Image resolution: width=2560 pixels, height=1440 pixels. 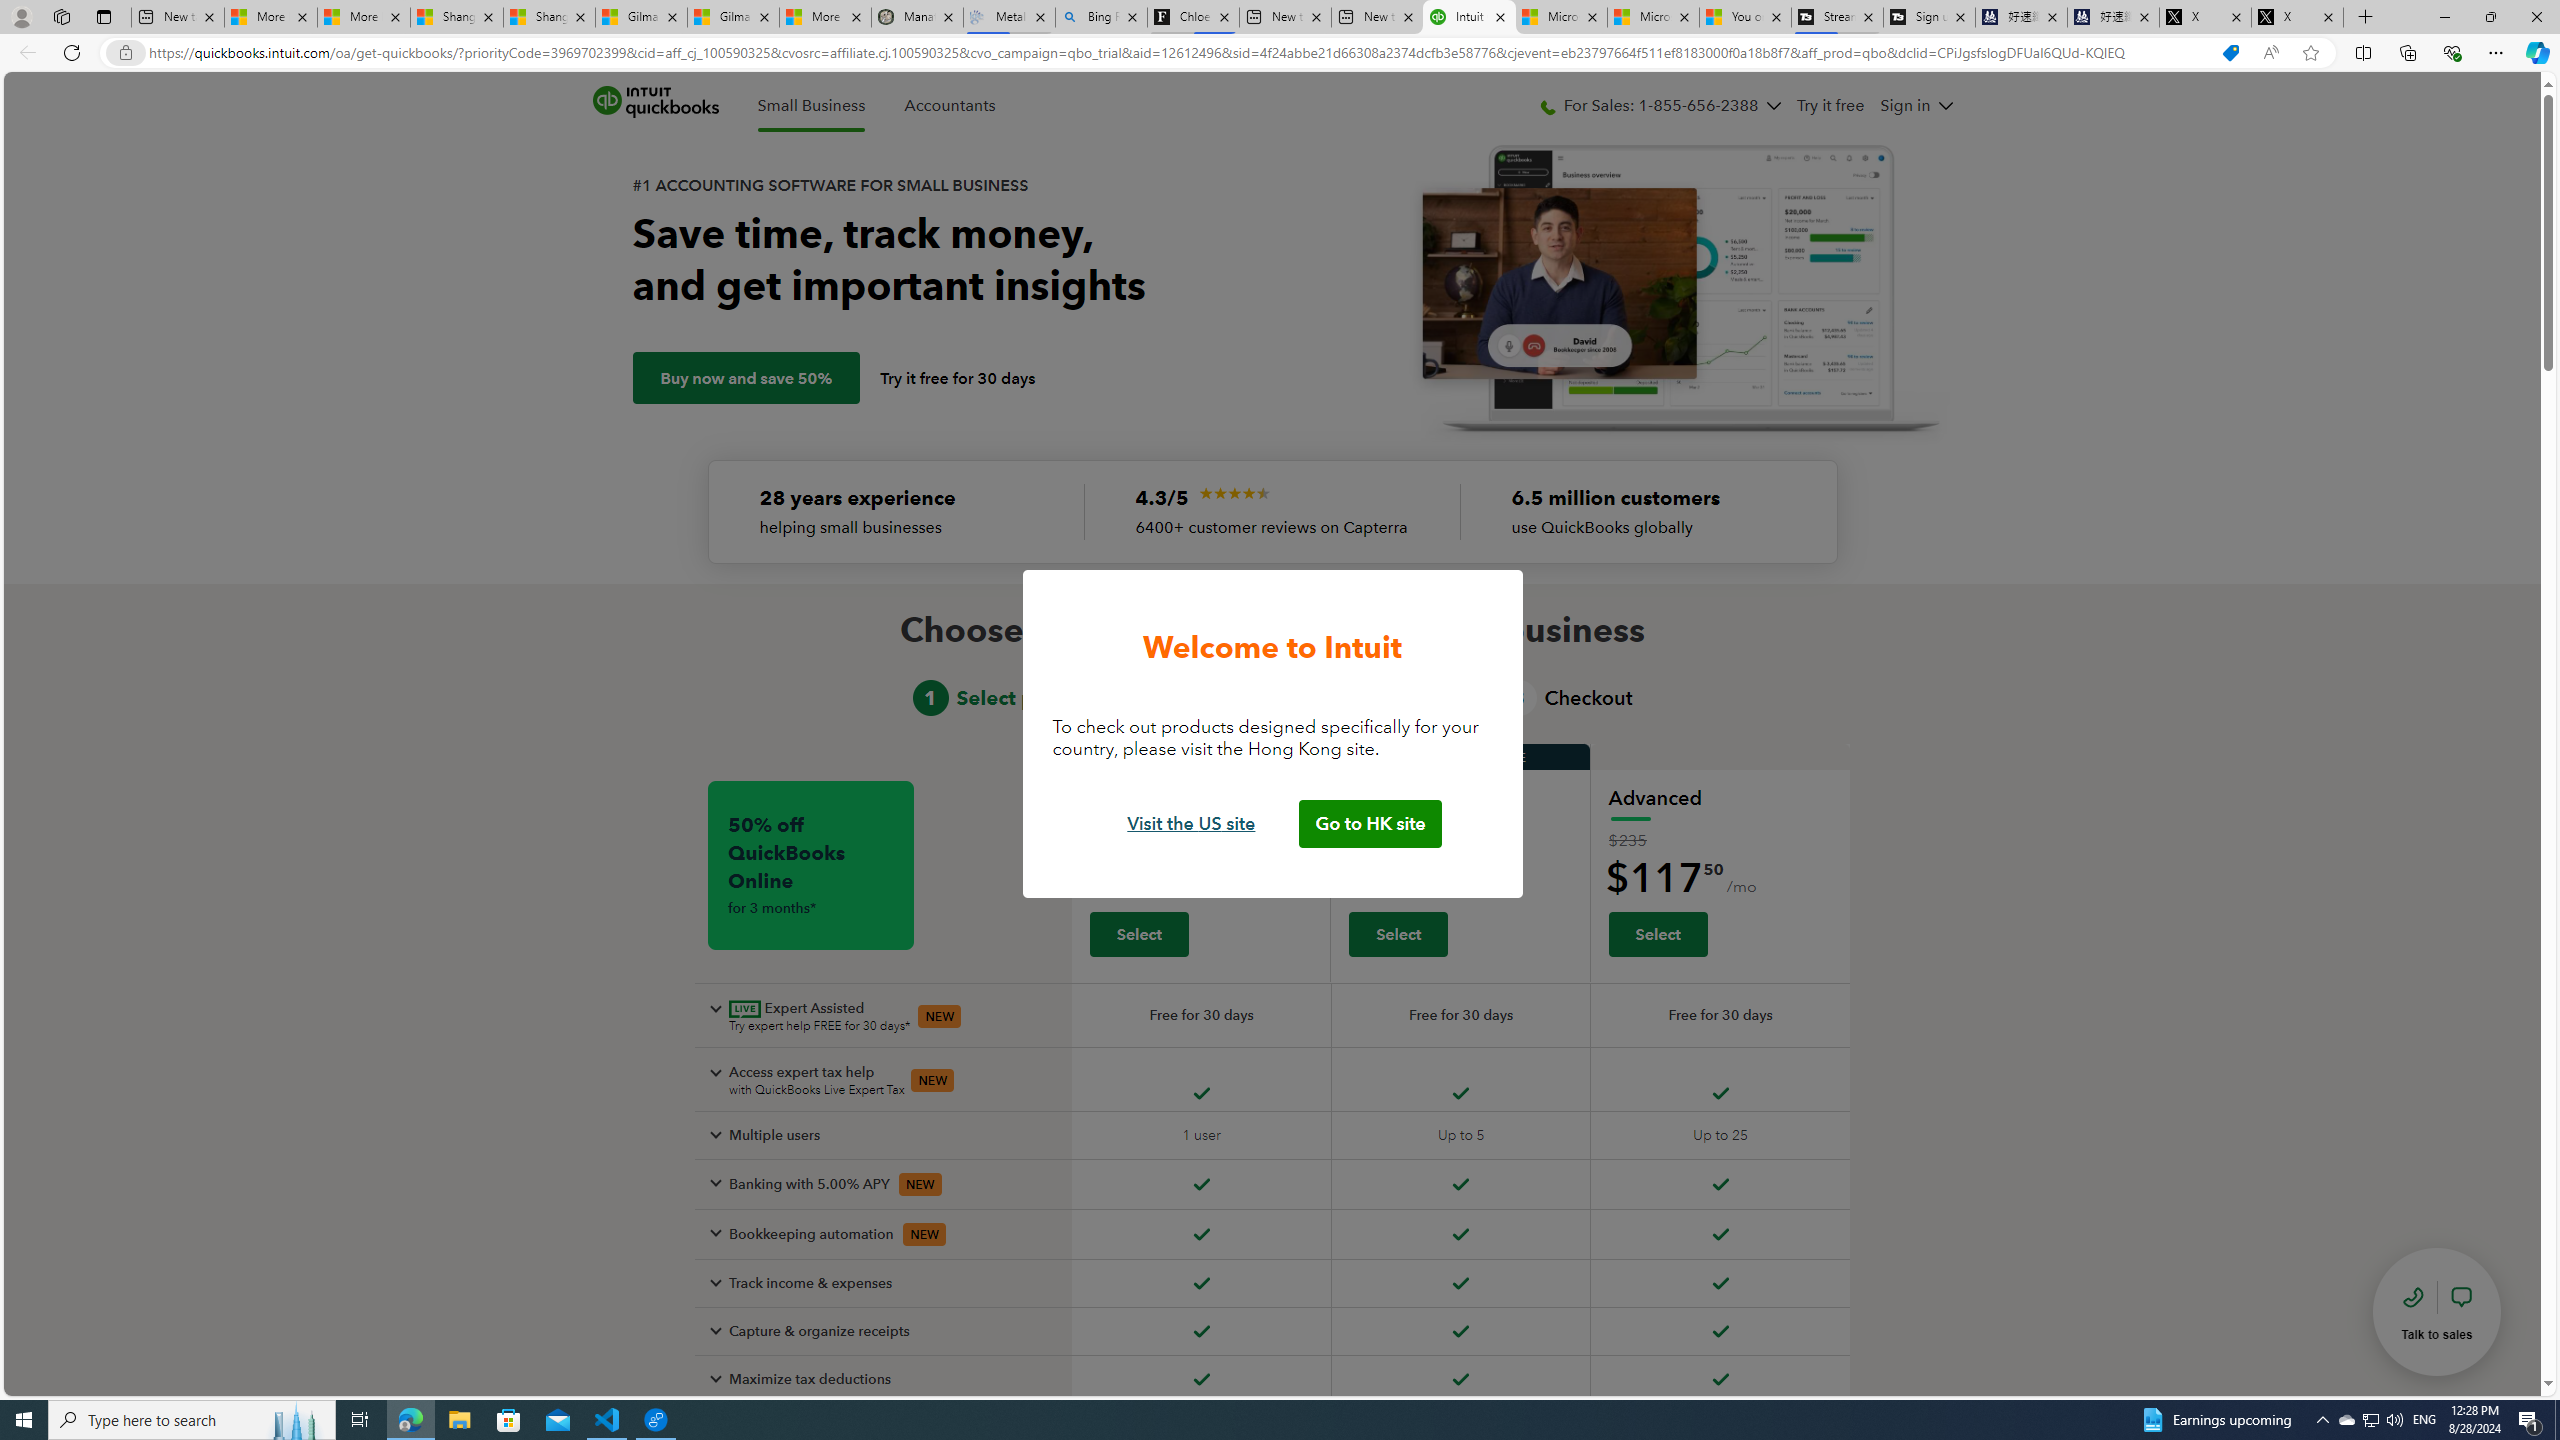 I want to click on 'Bing Real Estate - Home sales and rental listings', so click(x=1101, y=16).